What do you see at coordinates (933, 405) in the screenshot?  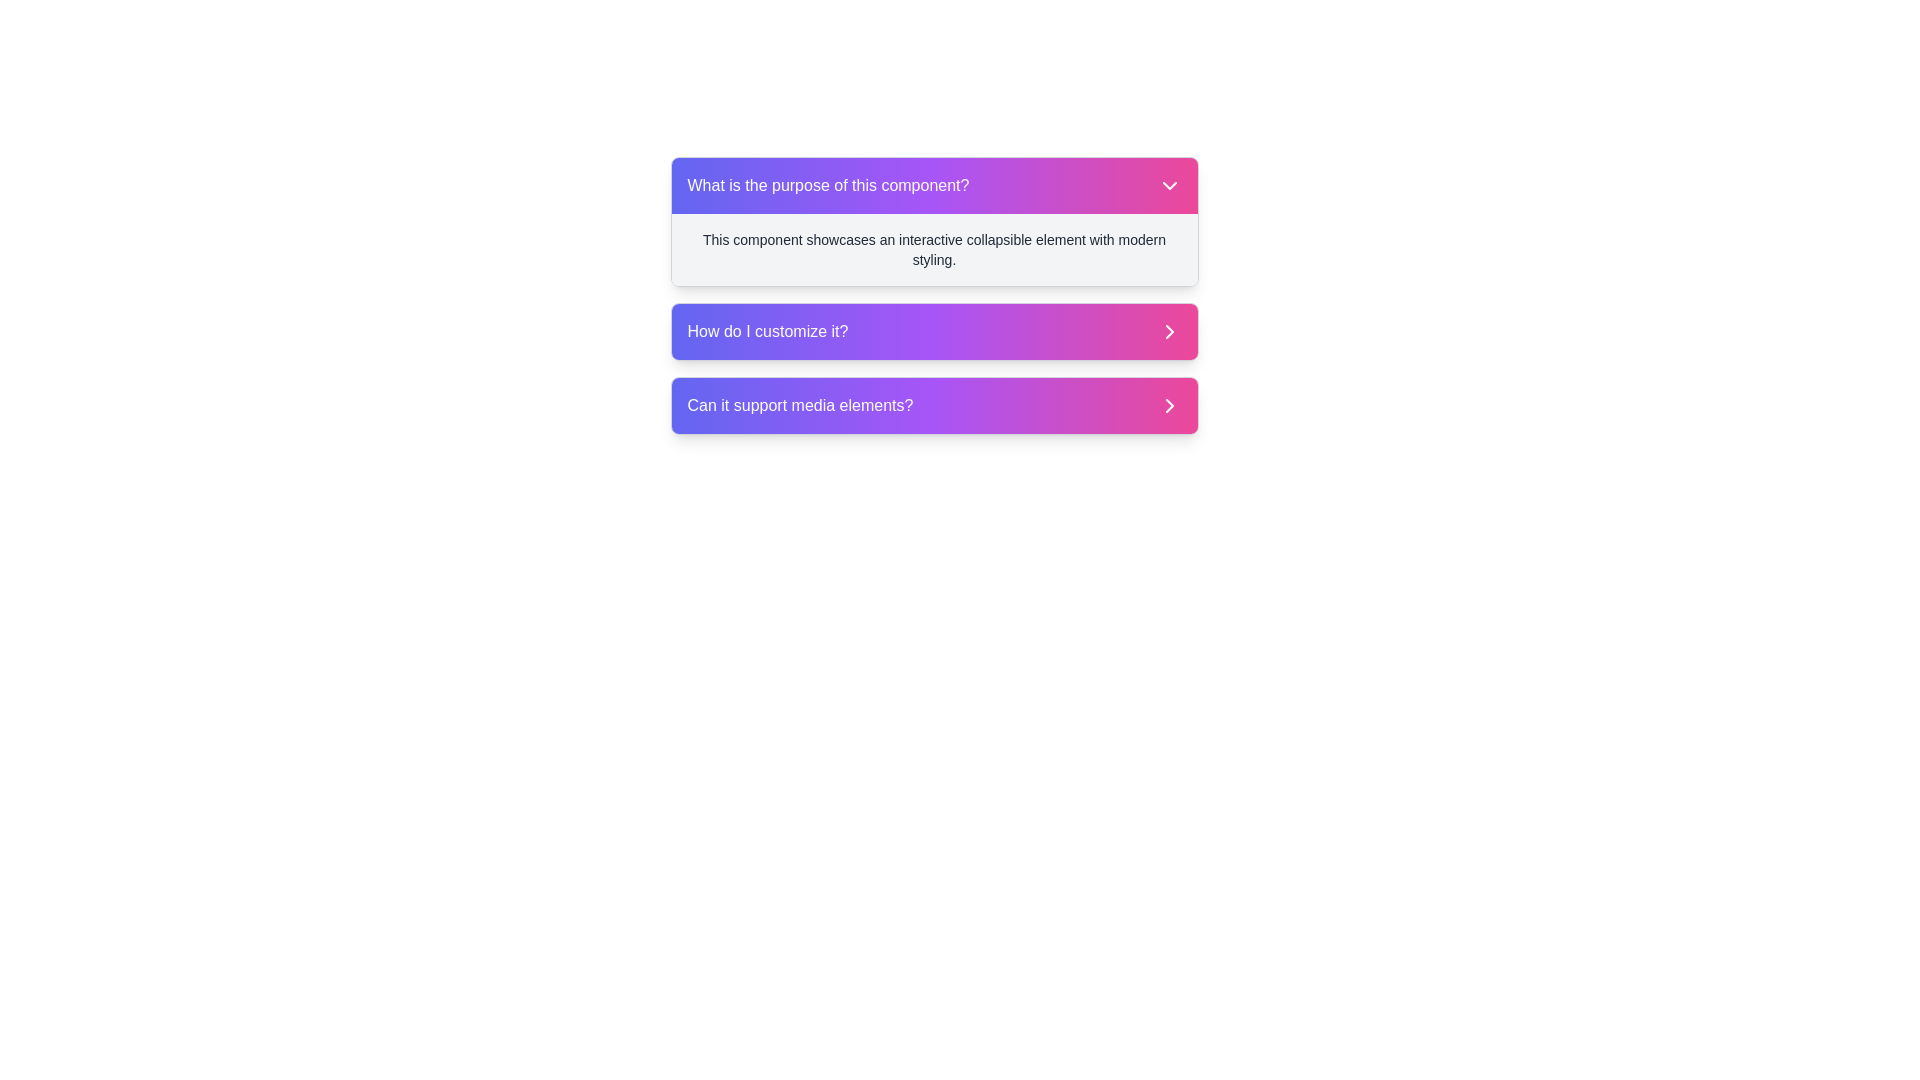 I see `the interactive button located at the bottom of the column` at bounding box center [933, 405].